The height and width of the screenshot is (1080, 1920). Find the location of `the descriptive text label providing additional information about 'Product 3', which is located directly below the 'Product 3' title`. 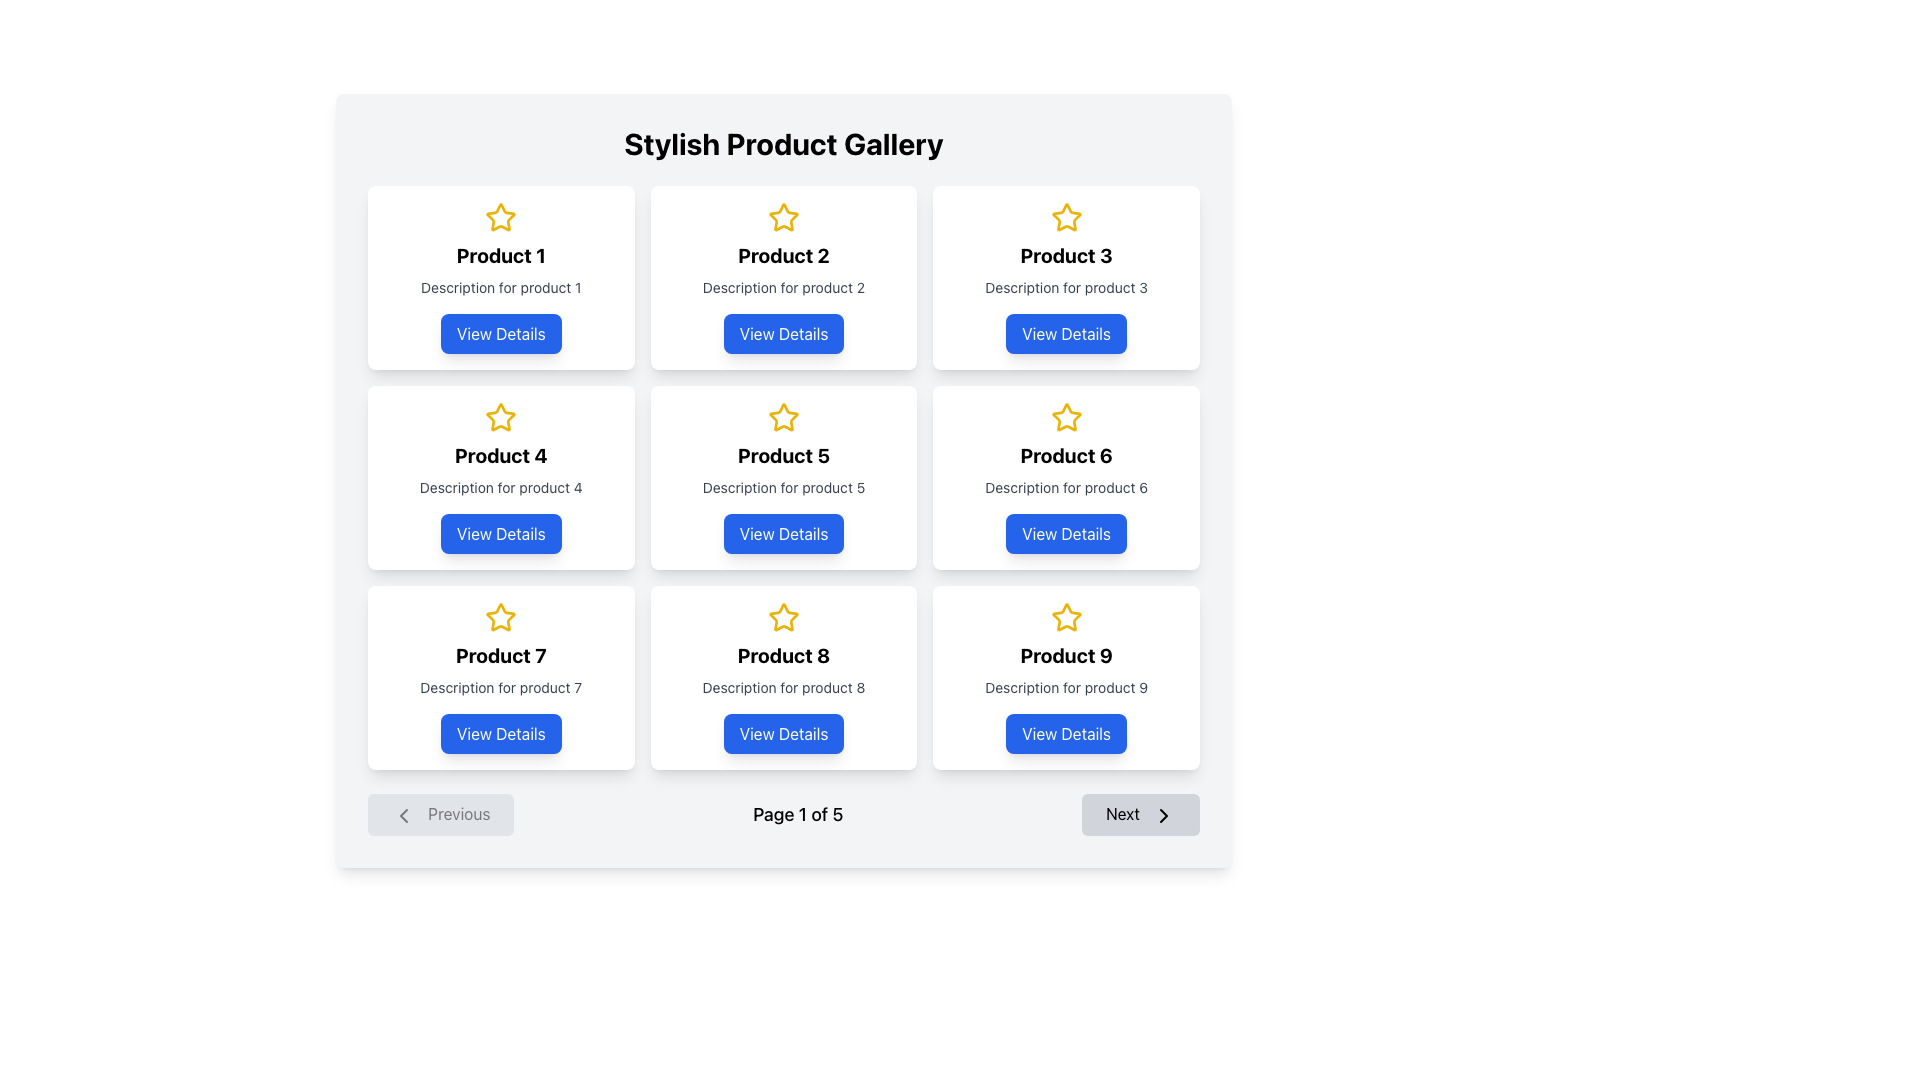

the descriptive text label providing additional information about 'Product 3', which is located directly below the 'Product 3' title is located at coordinates (1065, 288).